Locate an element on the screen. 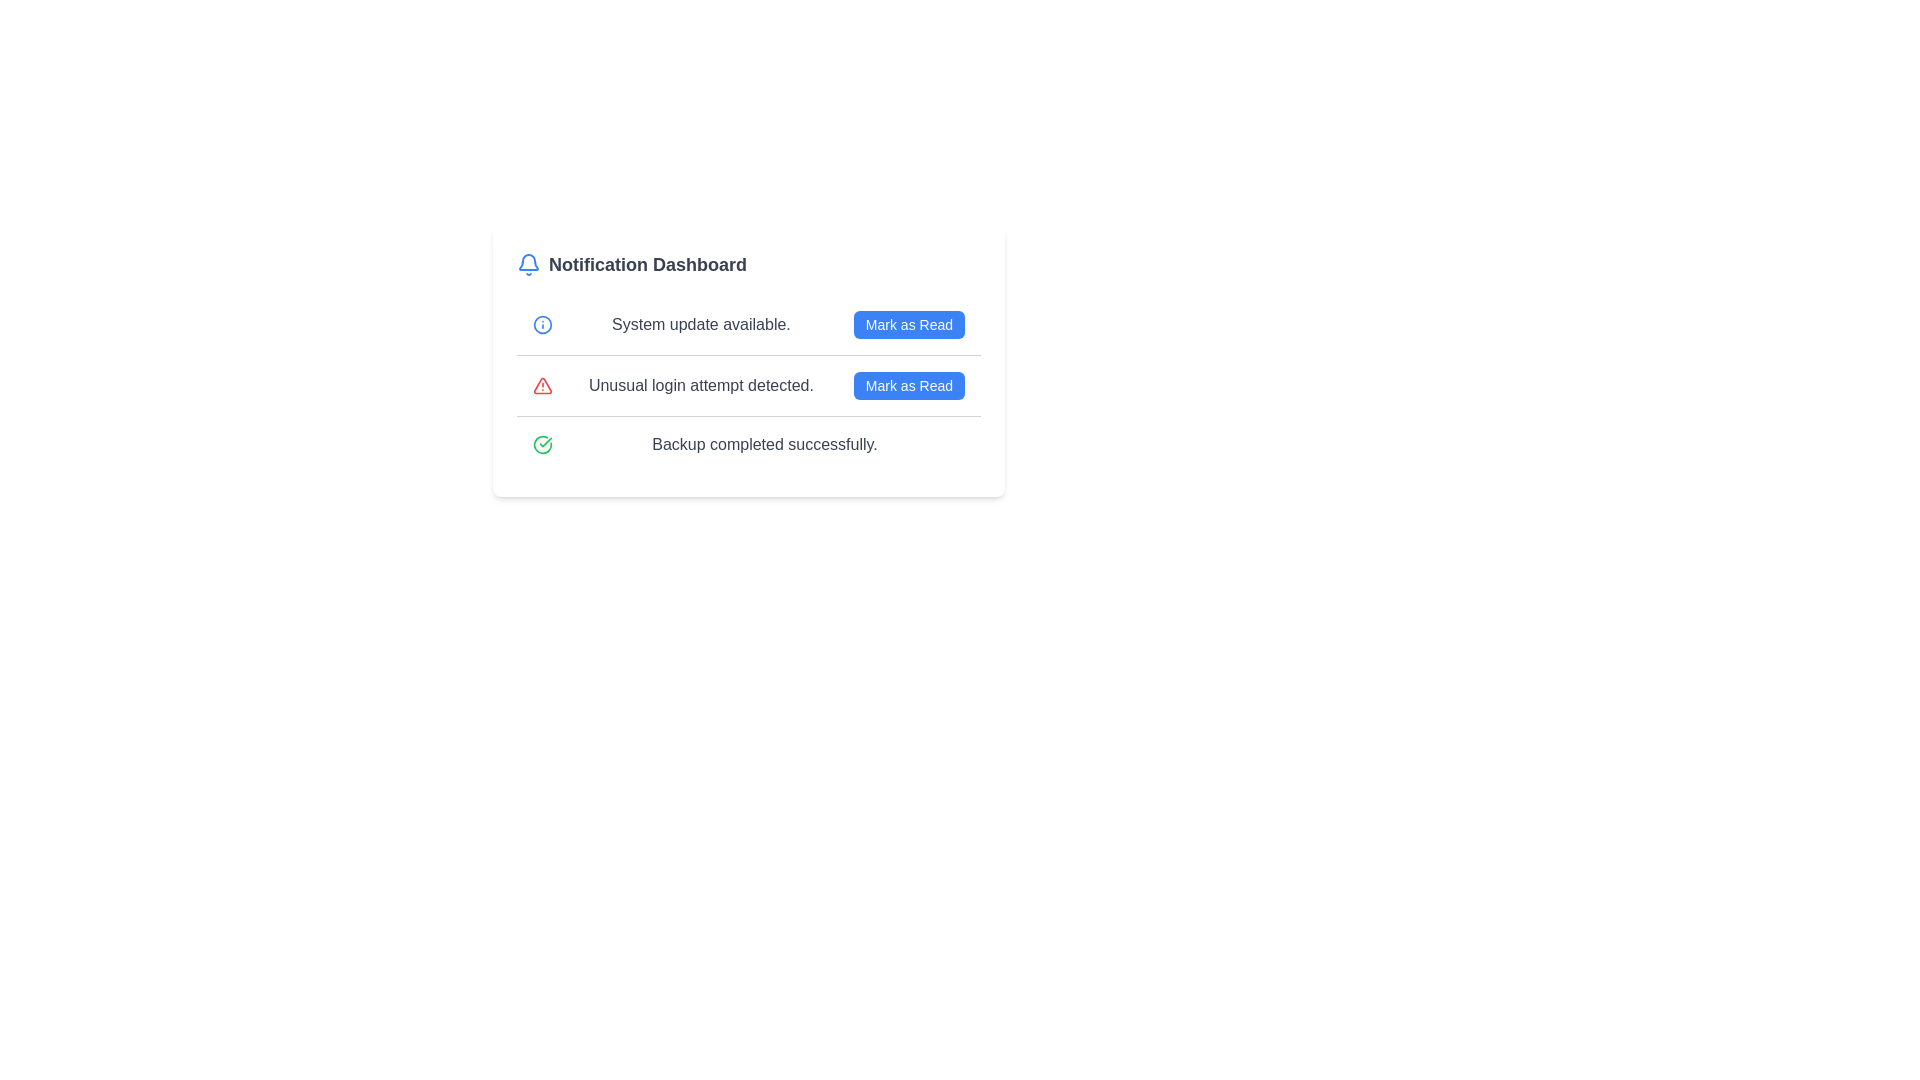 This screenshot has width=1920, height=1080. the Circle (SVG element) which serves as a graphical indicator in the top-left quadrant of the notification dashboard is located at coordinates (542, 323).